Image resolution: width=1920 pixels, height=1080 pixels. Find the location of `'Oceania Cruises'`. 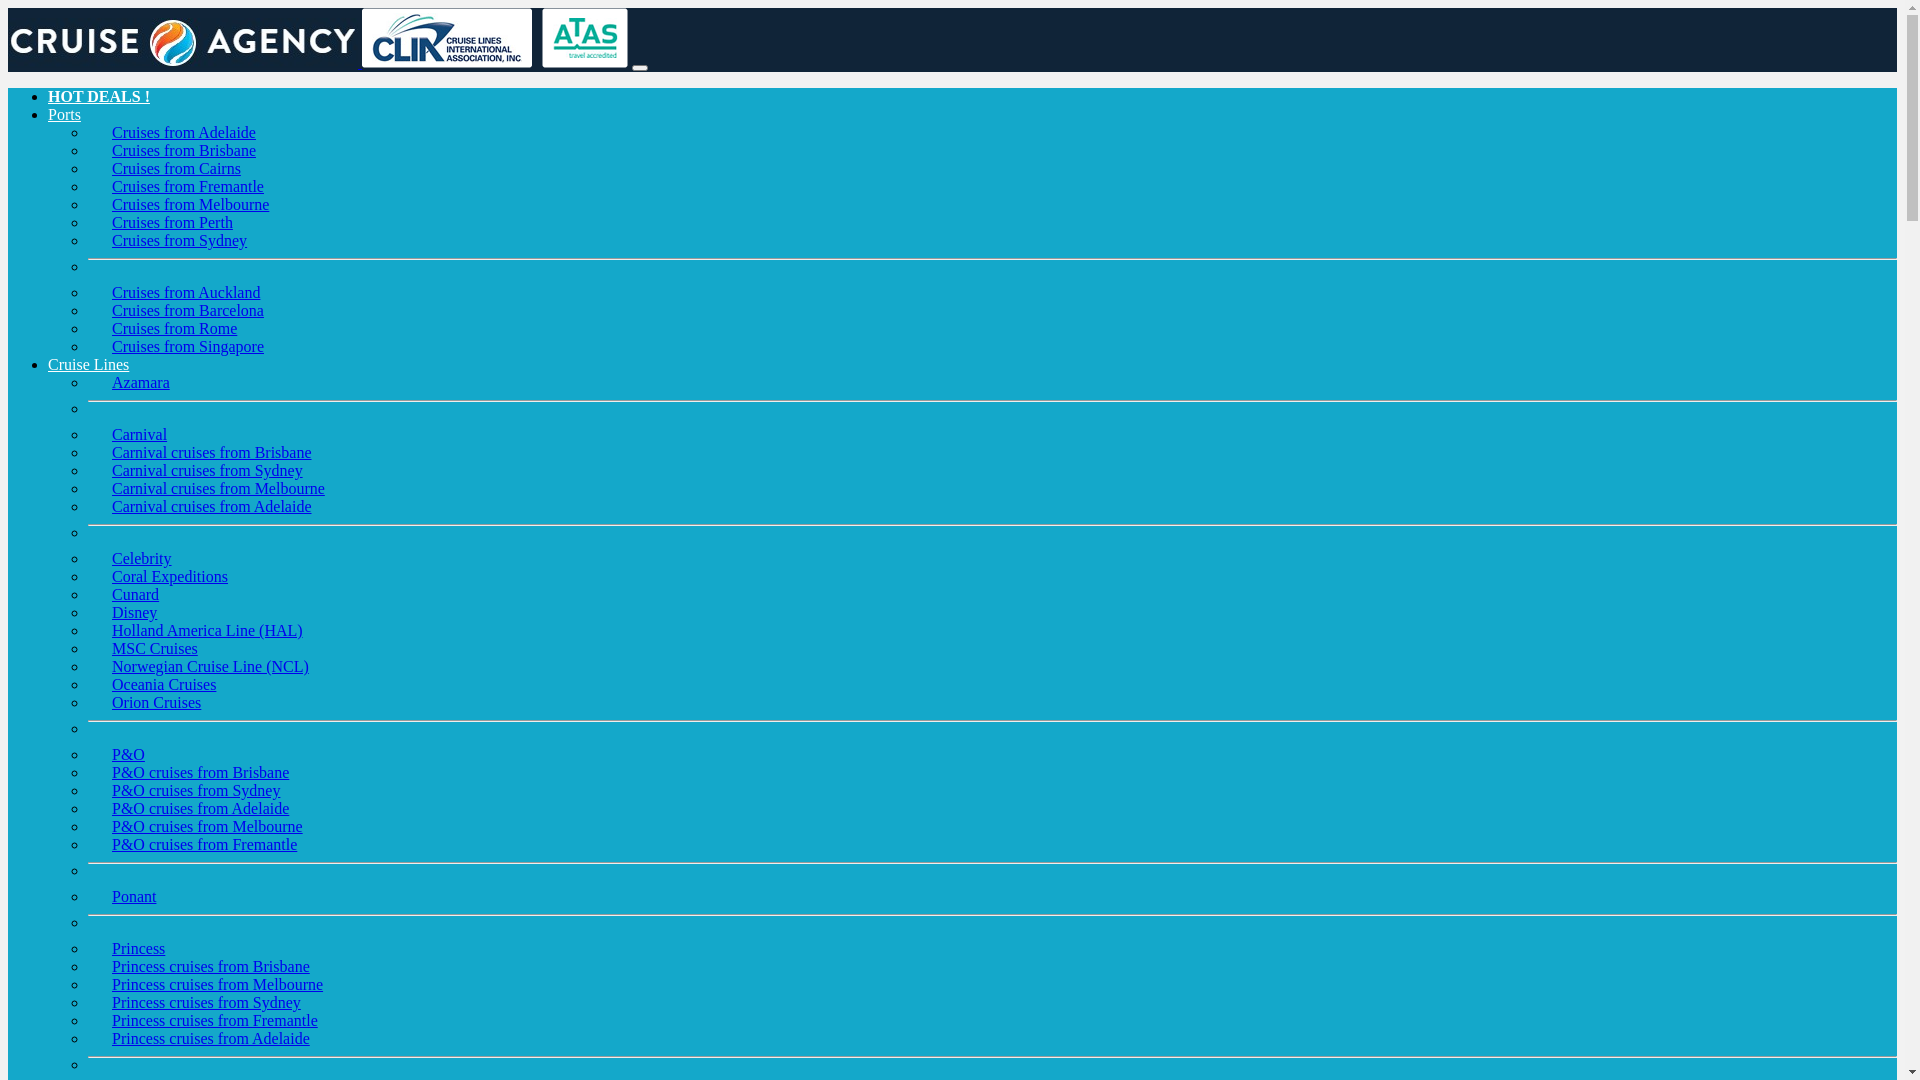

'Oceania Cruises' is located at coordinates (163, 683).